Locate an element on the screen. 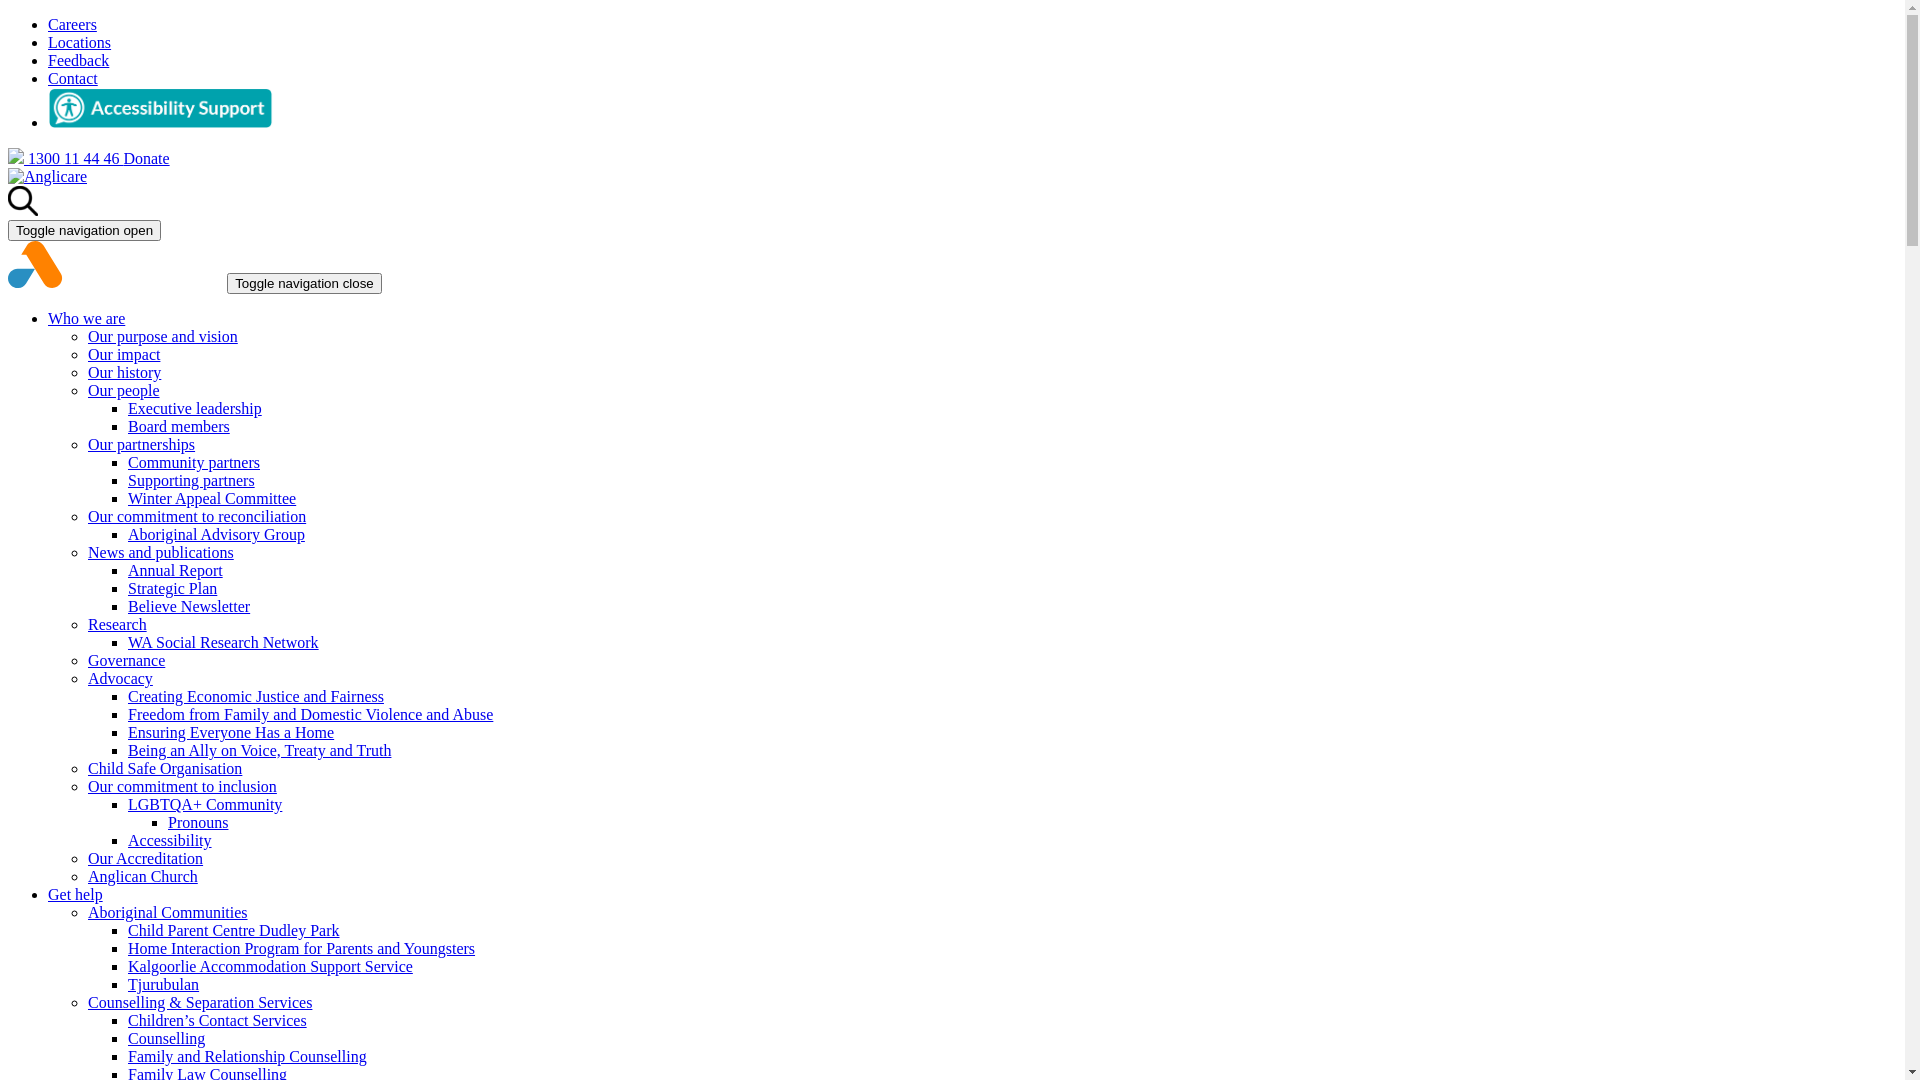 Image resolution: width=1920 pixels, height=1080 pixels. 'Who we are' is located at coordinates (85, 317).